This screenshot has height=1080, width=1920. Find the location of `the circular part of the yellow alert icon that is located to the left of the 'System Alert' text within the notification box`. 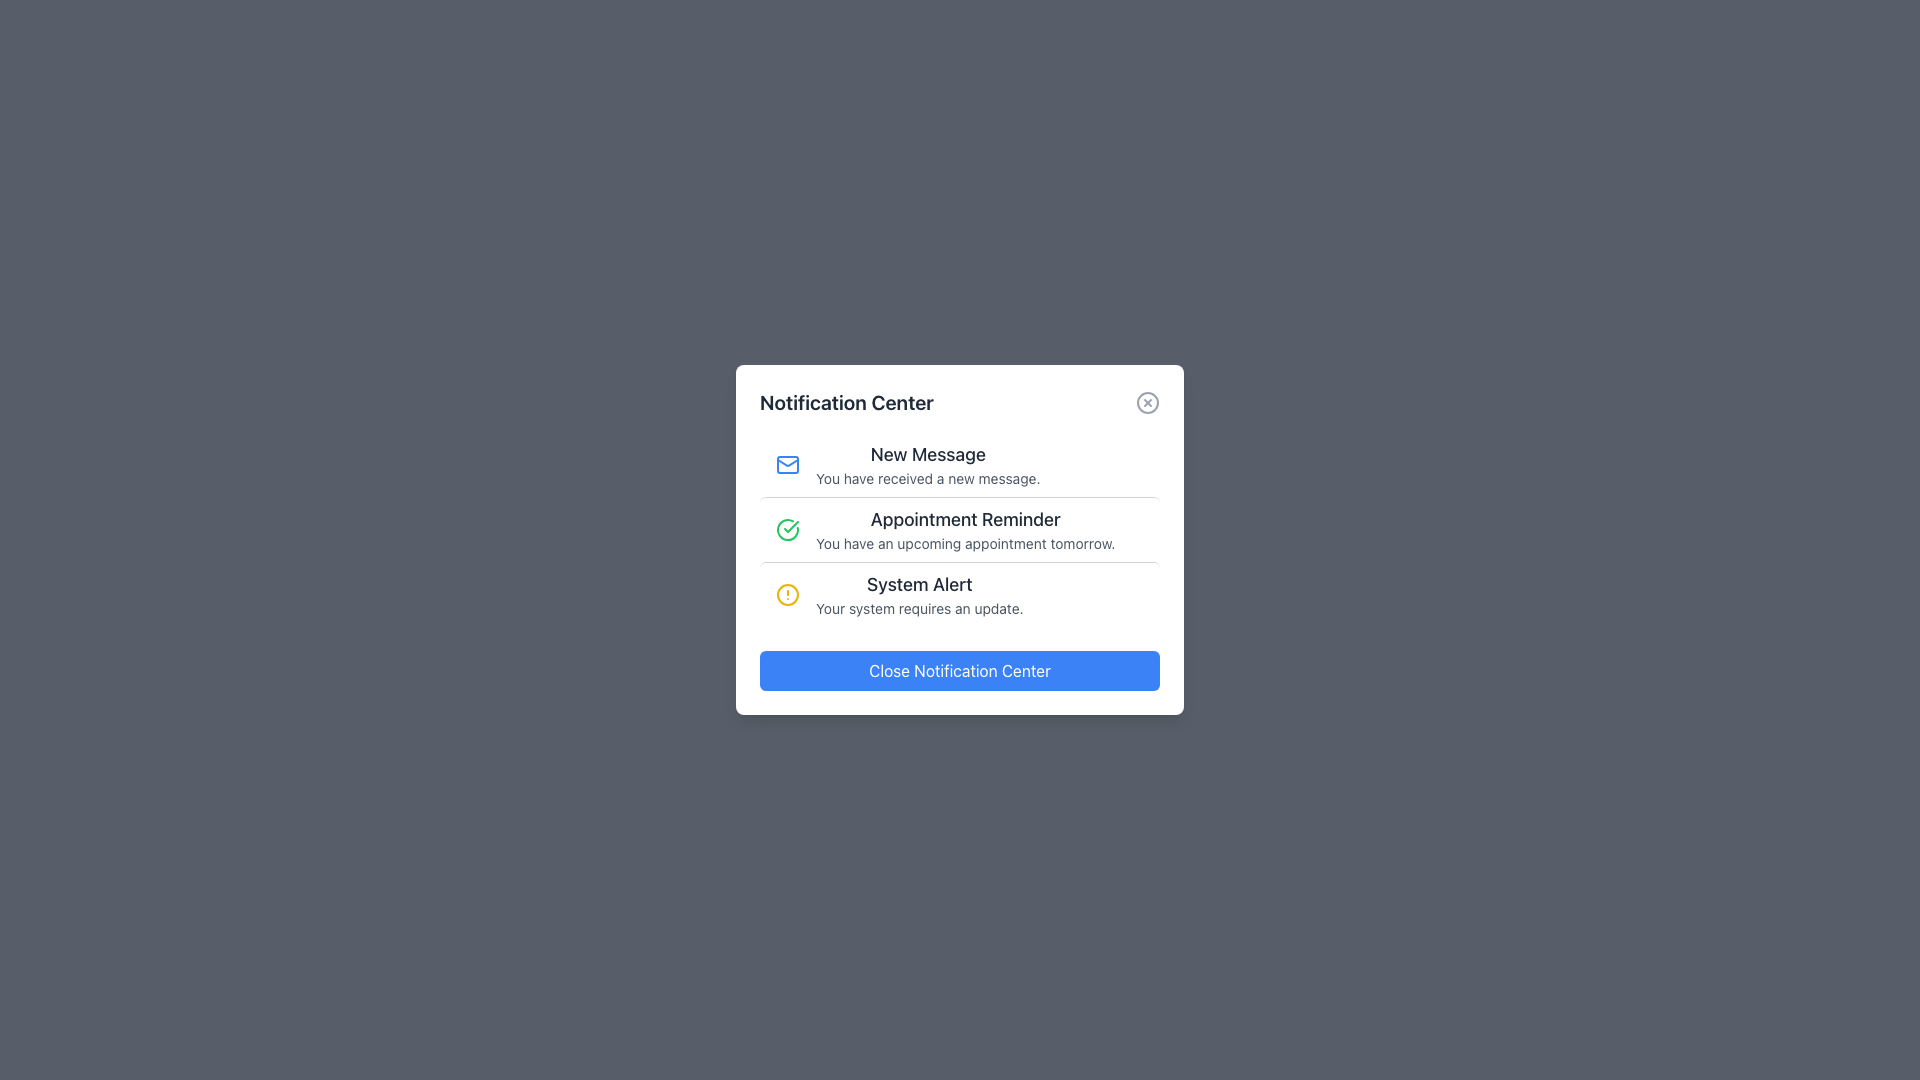

the circular part of the yellow alert icon that is located to the left of the 'System Alert' text within the notification box is located at coordinates (786, 593).